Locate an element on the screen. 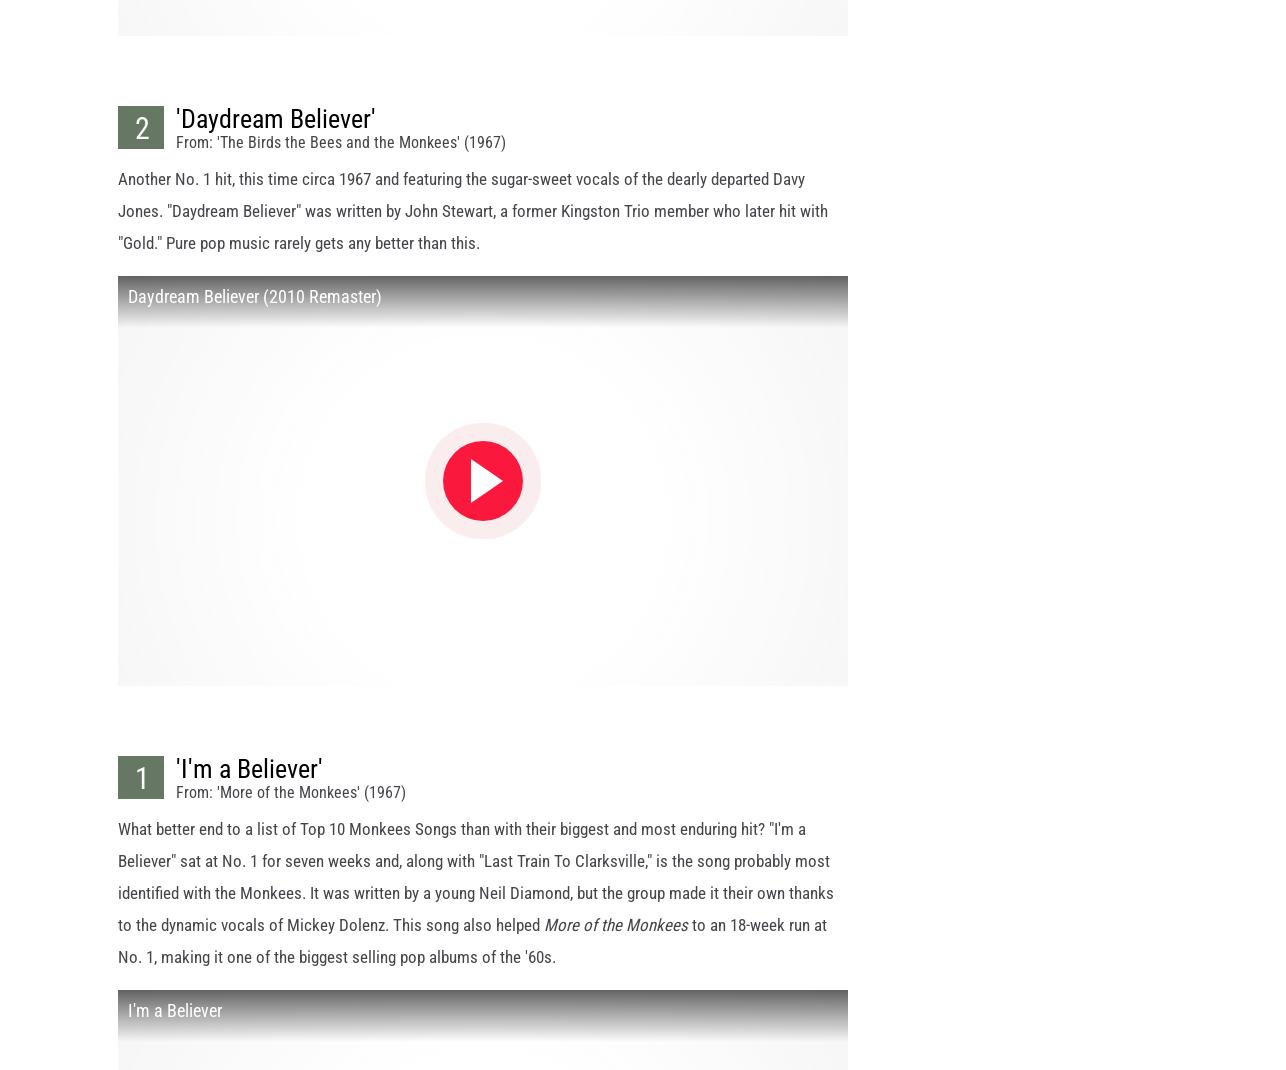  'More of the Monkees' is located at coordinates (614, 941).